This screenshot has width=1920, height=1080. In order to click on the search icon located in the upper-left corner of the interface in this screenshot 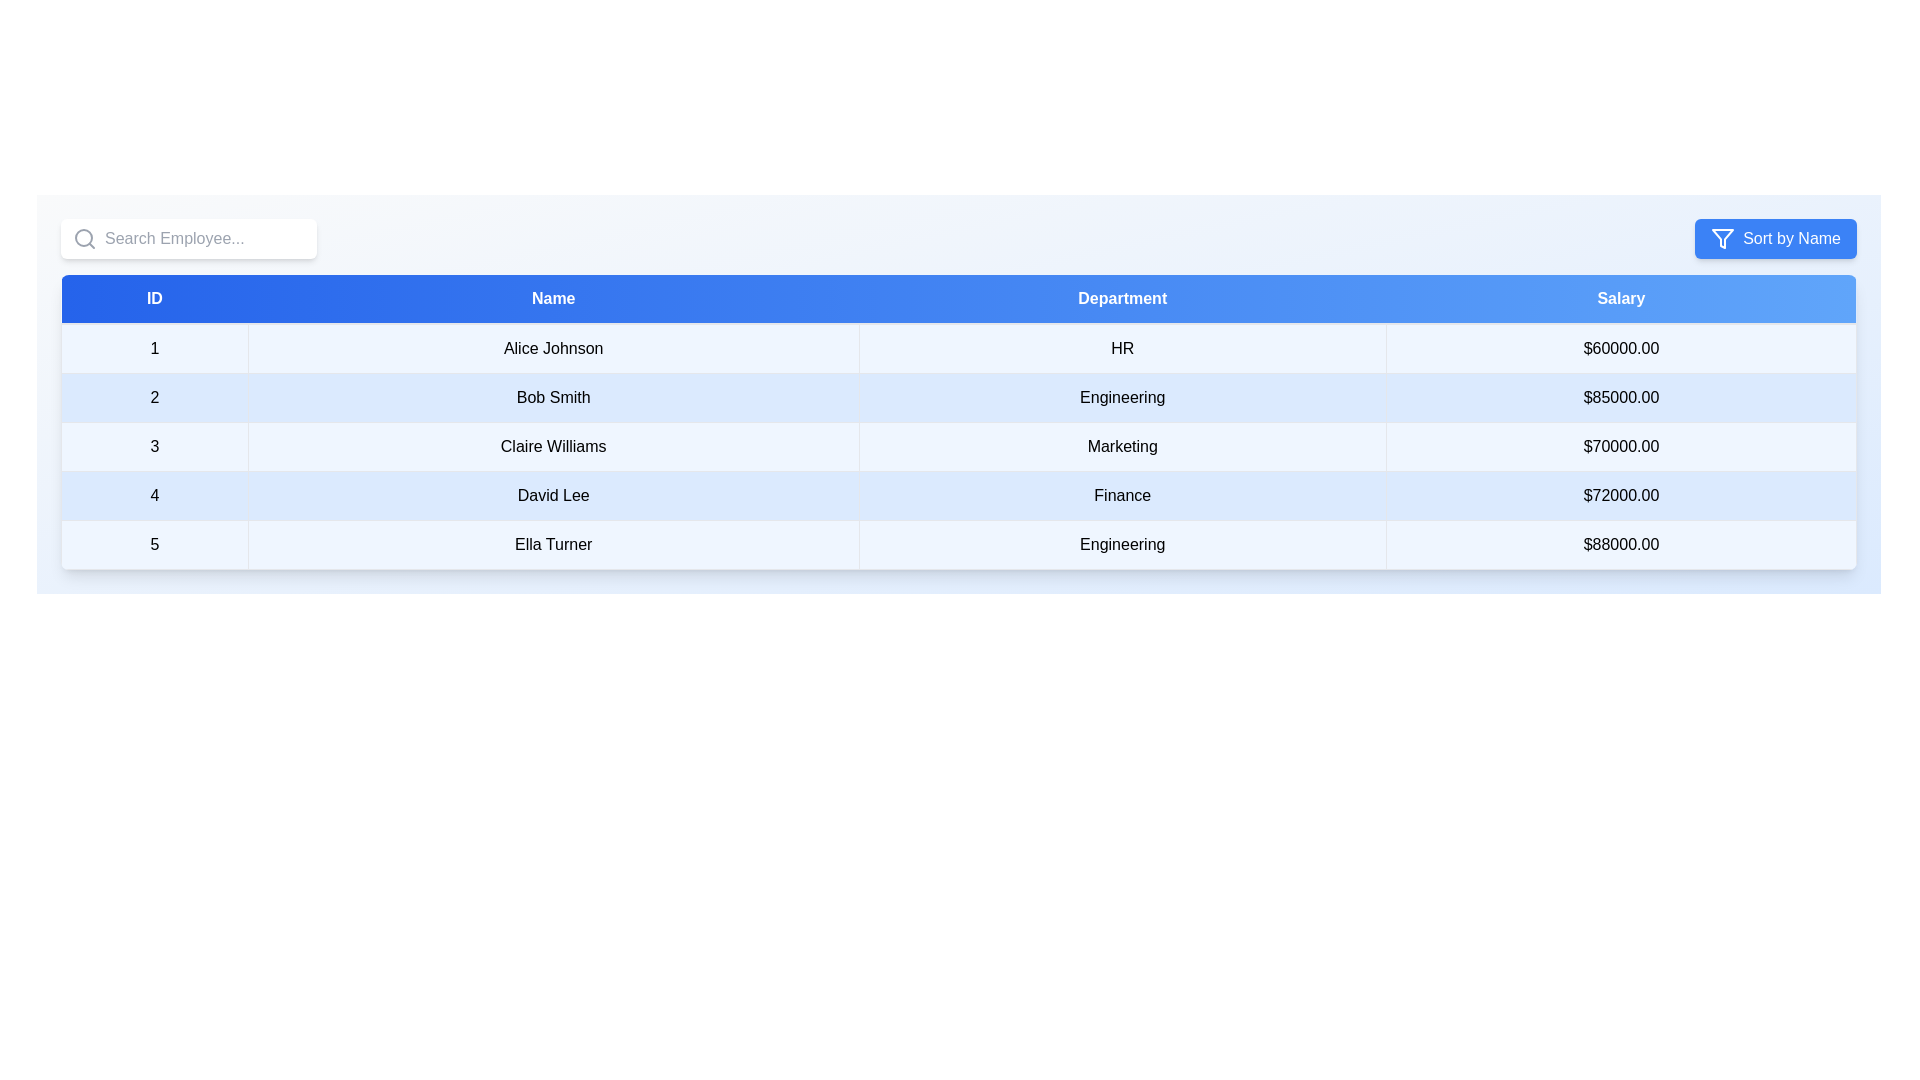, I will do `click(84, 238)`.